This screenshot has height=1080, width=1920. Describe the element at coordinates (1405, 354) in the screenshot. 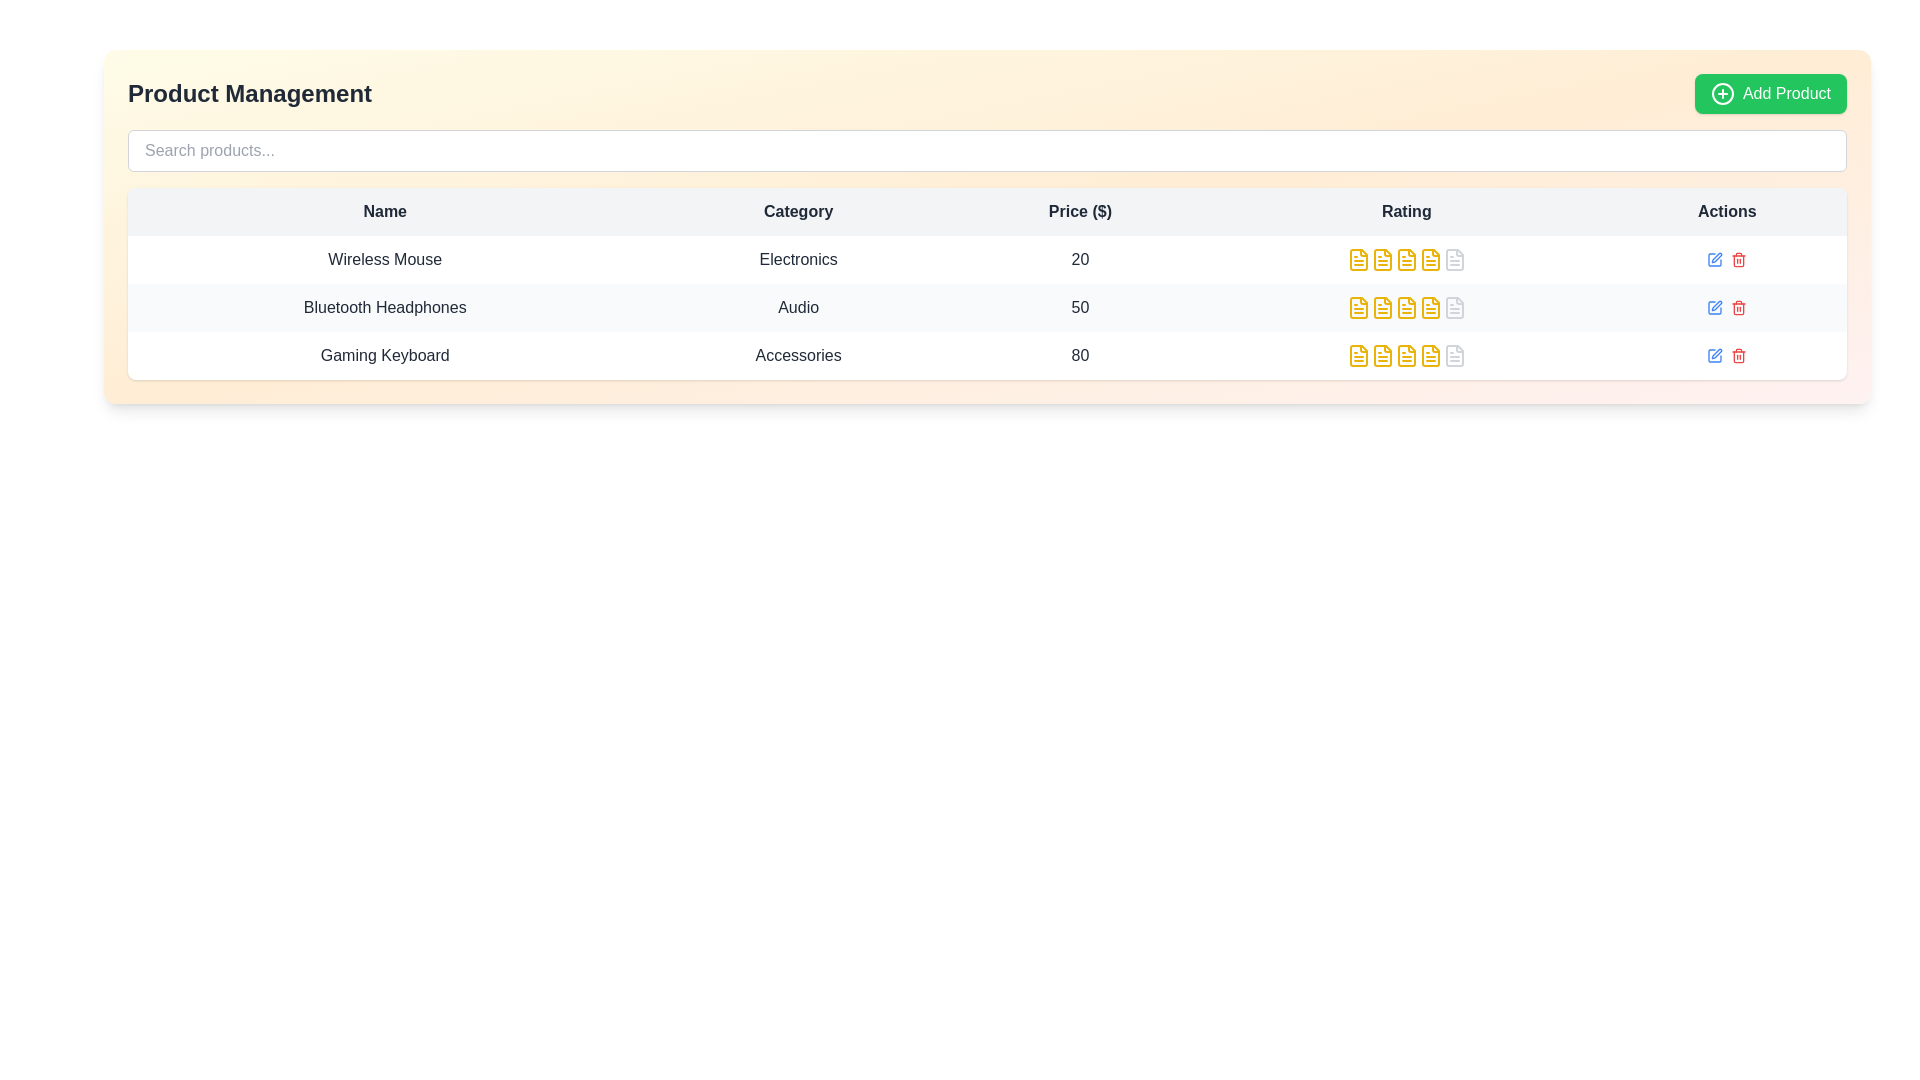

I see `the fourth rating icon in the Rating column for the 'Gaming Keyboard' item` at that location.